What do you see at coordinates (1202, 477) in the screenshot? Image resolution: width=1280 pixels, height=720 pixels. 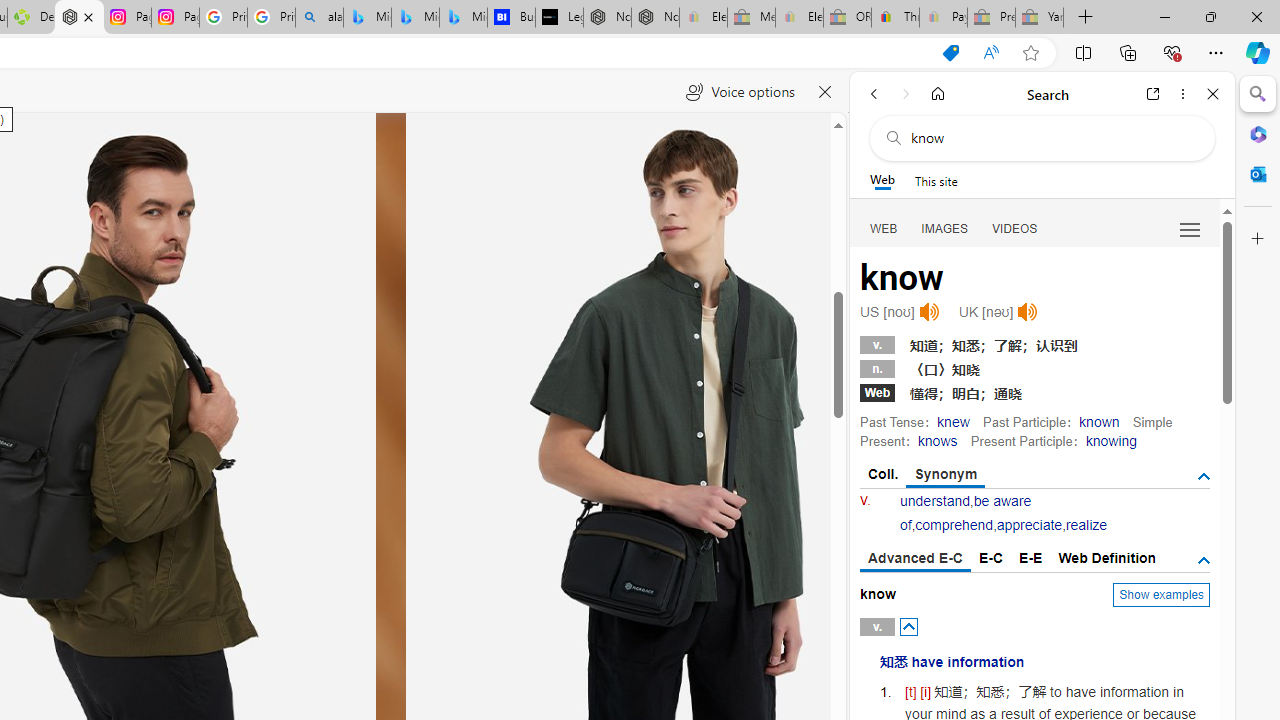 I see `'AutomationID: tgsb'` at bounding box center [1202, 477].